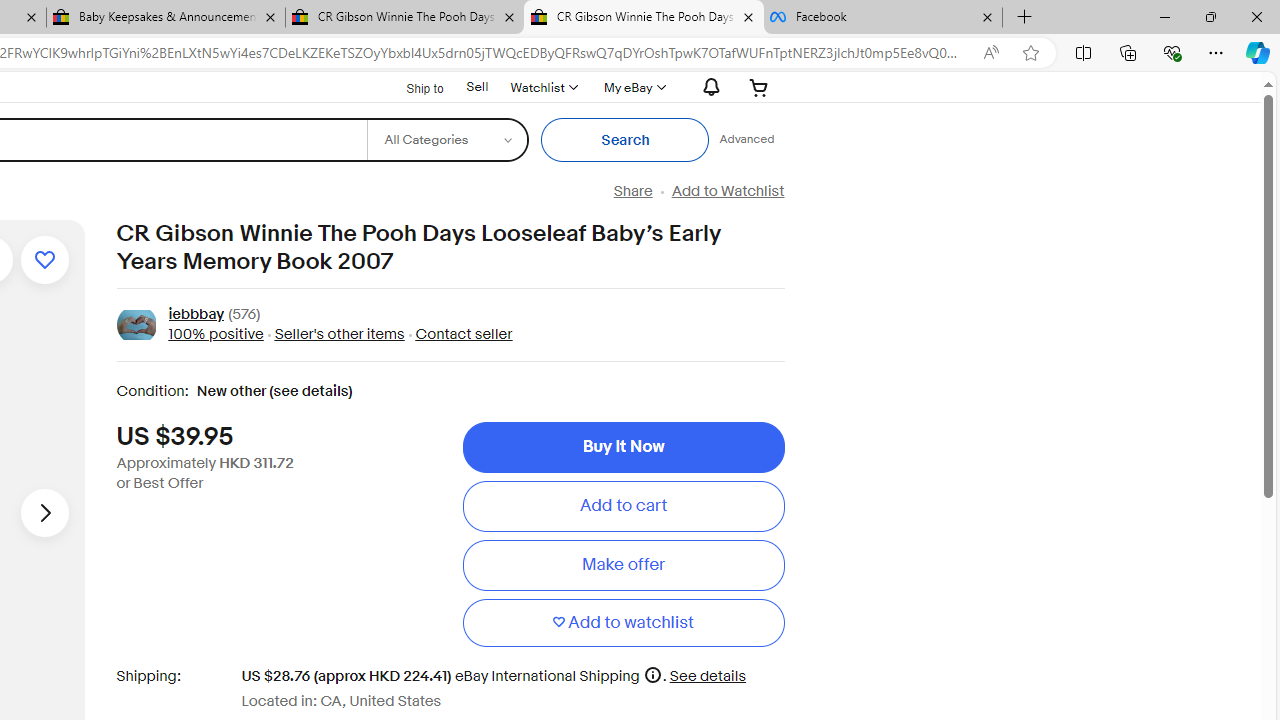  I want to click on 'See details for shipping', so click(708, 675).